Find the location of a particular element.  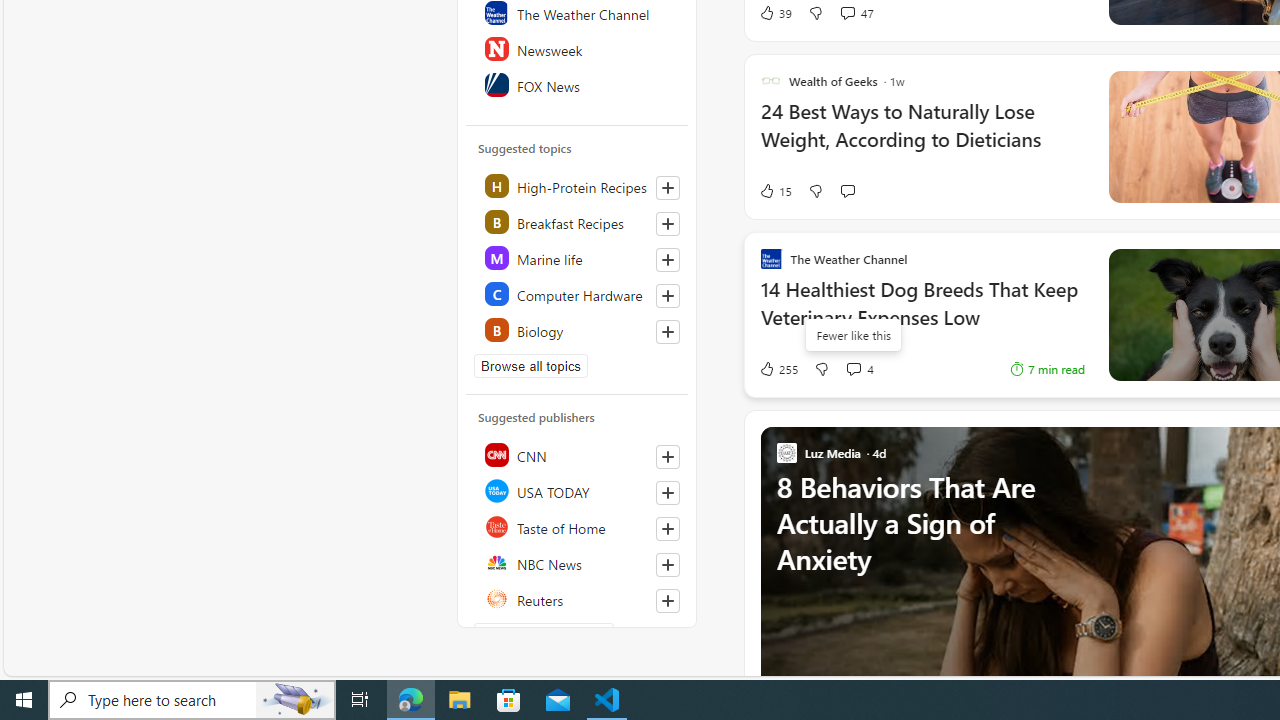

'Follow this source' is located at coordinates (668, 599).